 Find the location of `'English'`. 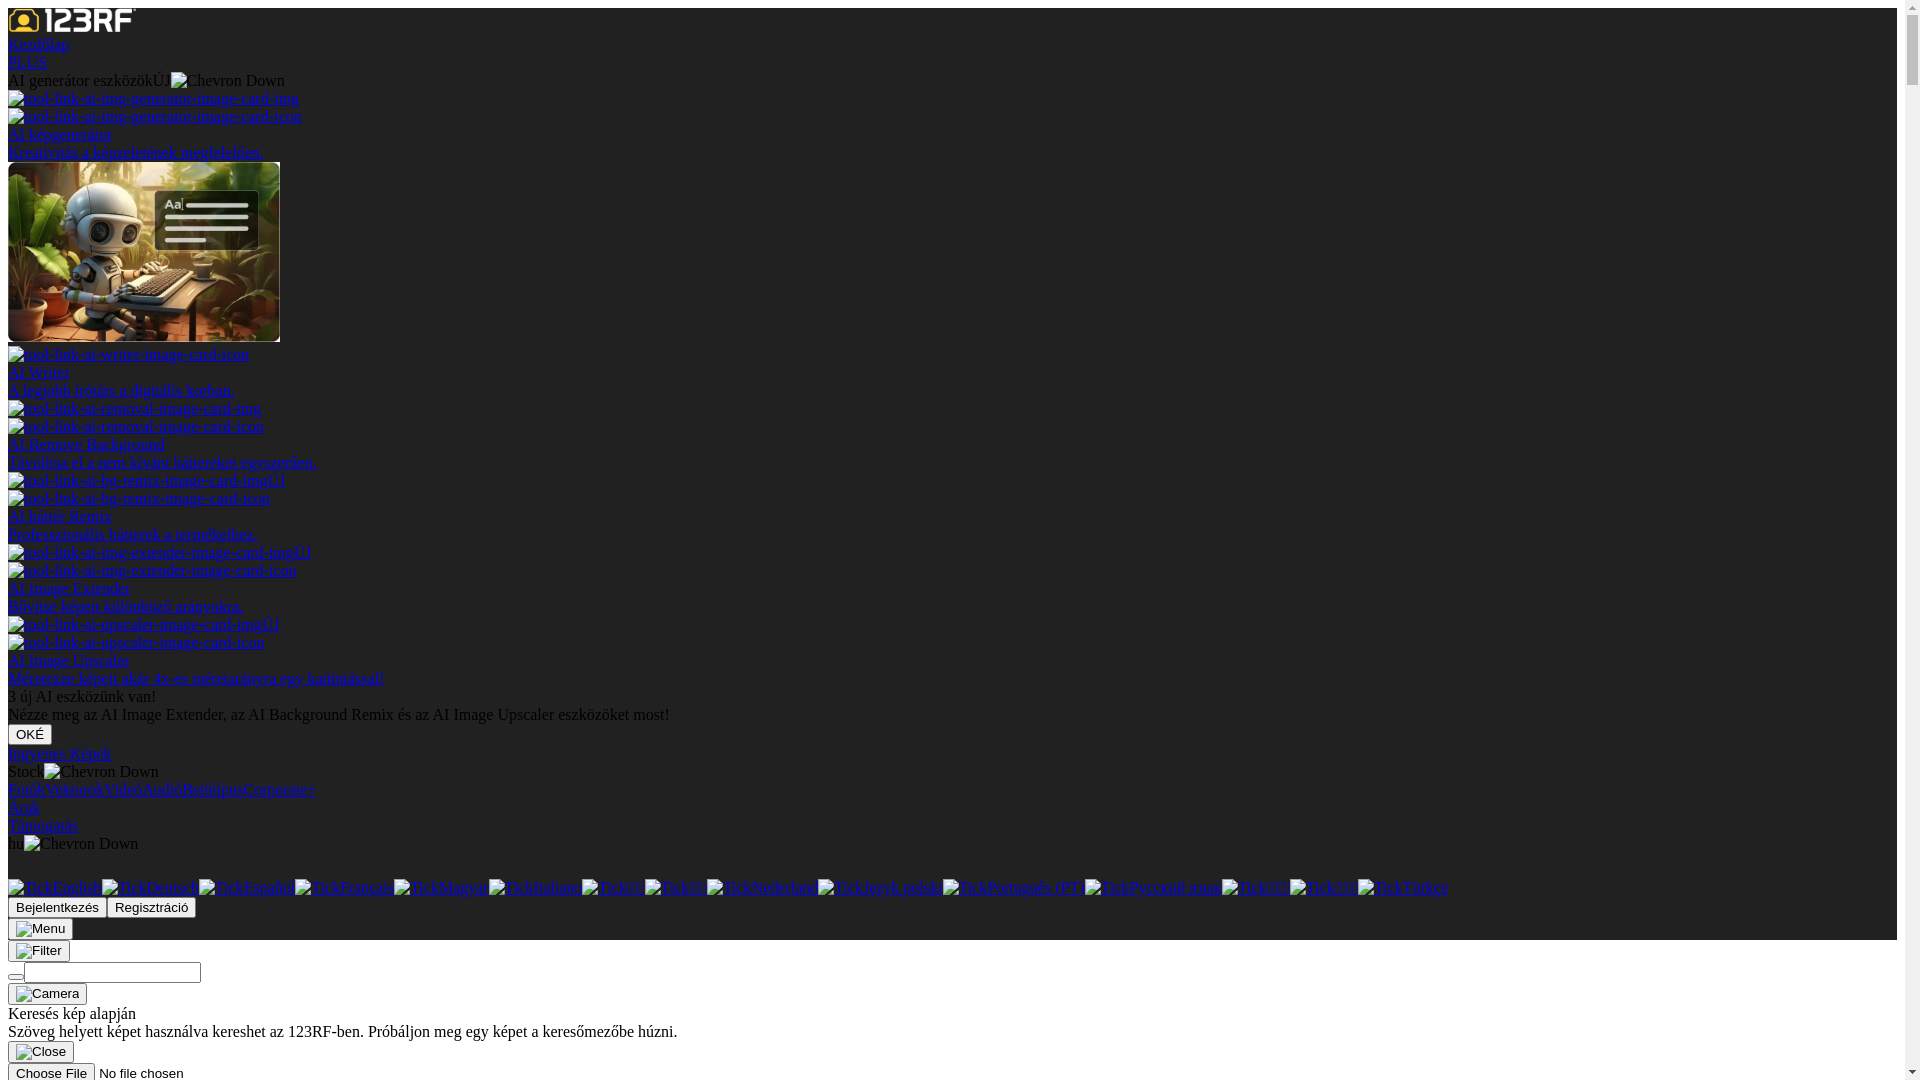

'English' is located at coordinates (8, 886).